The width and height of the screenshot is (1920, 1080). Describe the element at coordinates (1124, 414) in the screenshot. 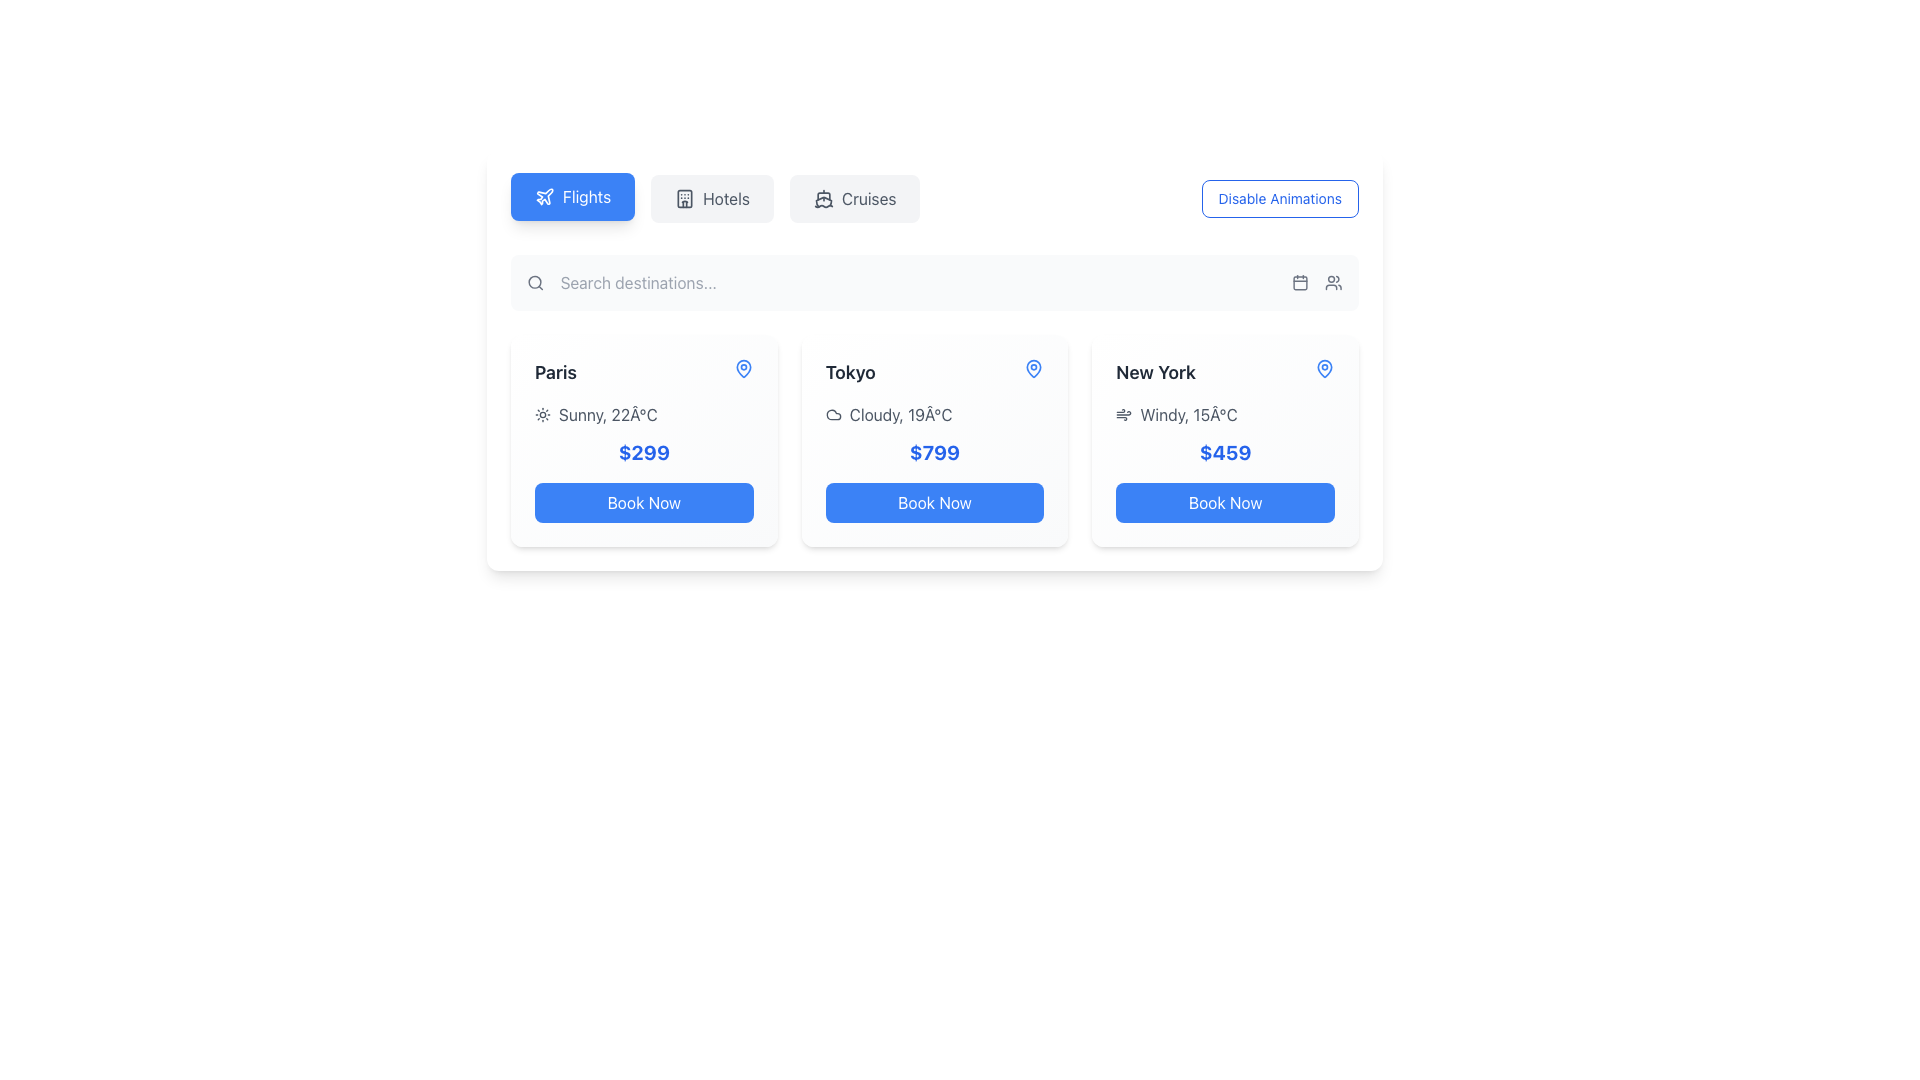

I see `the wind icon located in the weather information area for New York, which is to the left of the text 'Windy, 15°C'` at that location.